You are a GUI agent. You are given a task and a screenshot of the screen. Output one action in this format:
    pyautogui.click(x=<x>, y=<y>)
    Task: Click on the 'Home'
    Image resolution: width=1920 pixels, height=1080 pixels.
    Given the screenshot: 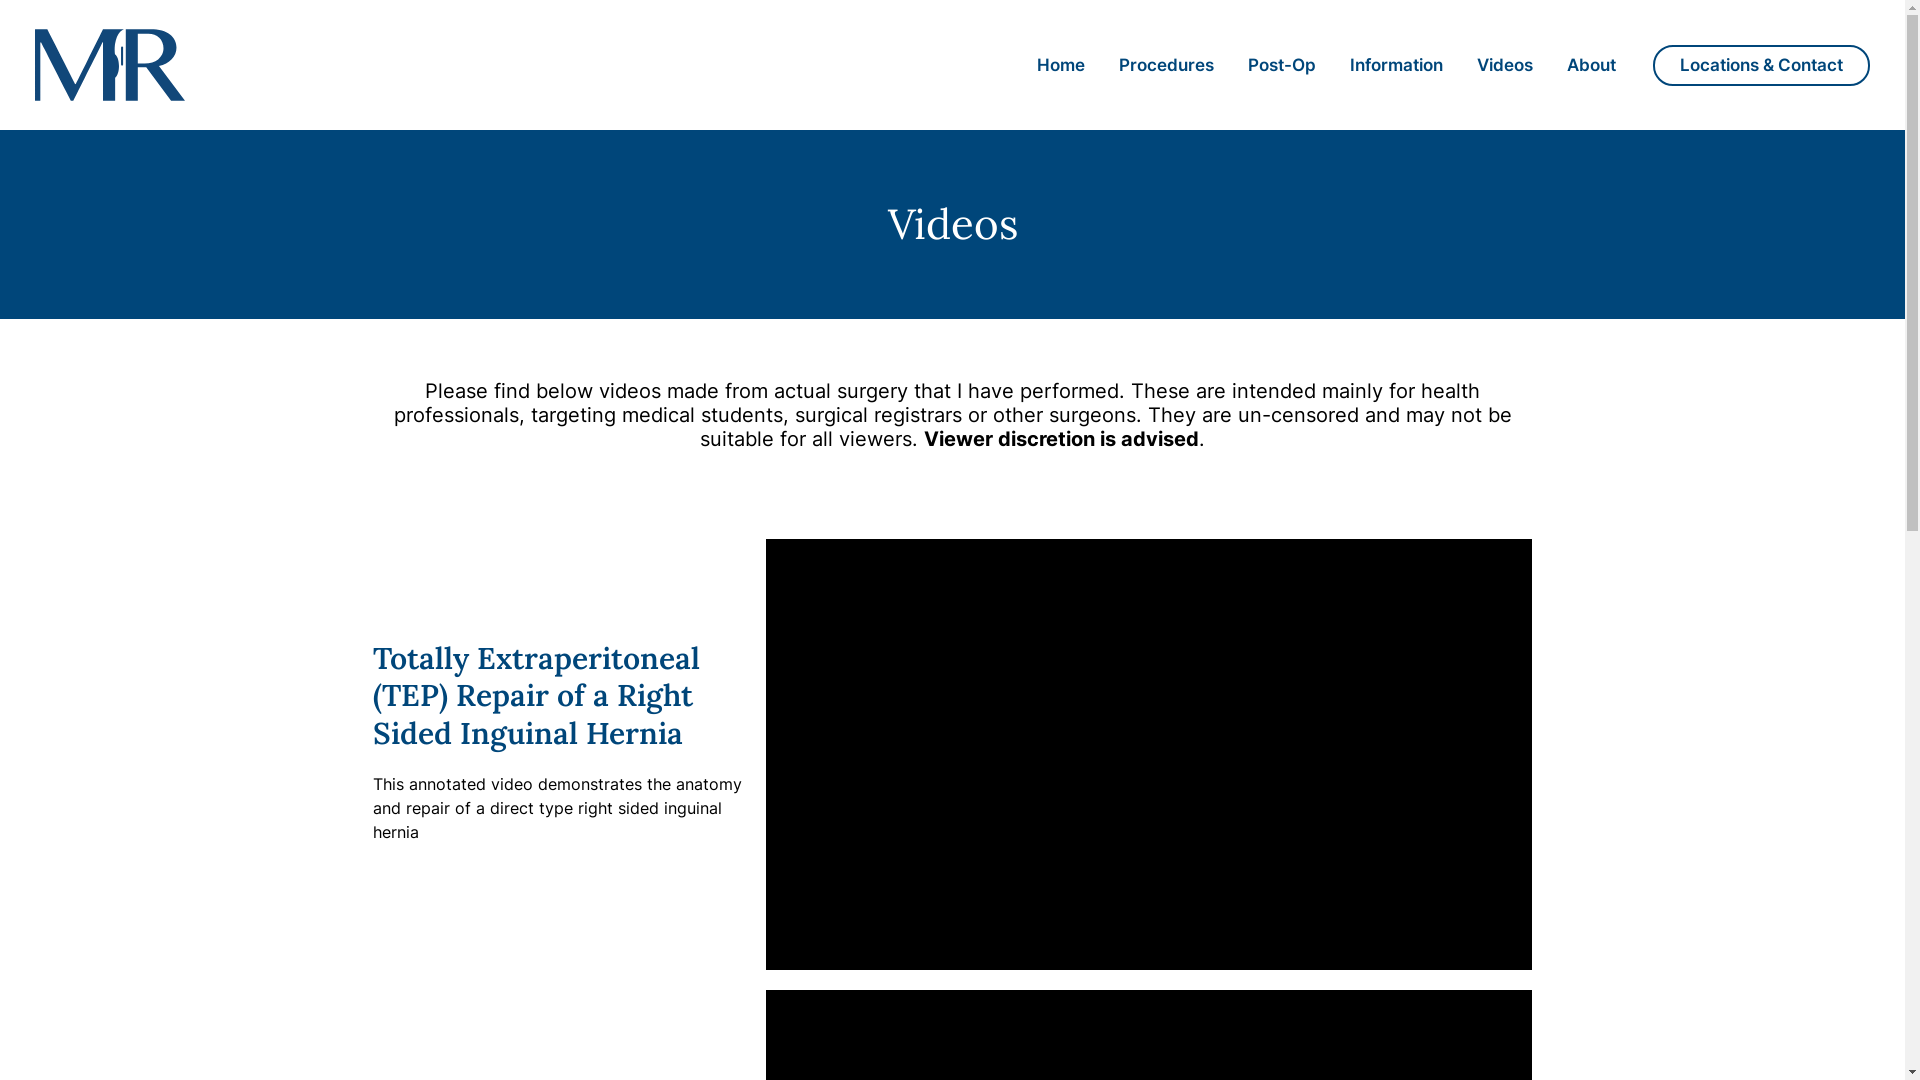 What is the action you would take?
    pyautogui.click(x=1019, y=64)
    